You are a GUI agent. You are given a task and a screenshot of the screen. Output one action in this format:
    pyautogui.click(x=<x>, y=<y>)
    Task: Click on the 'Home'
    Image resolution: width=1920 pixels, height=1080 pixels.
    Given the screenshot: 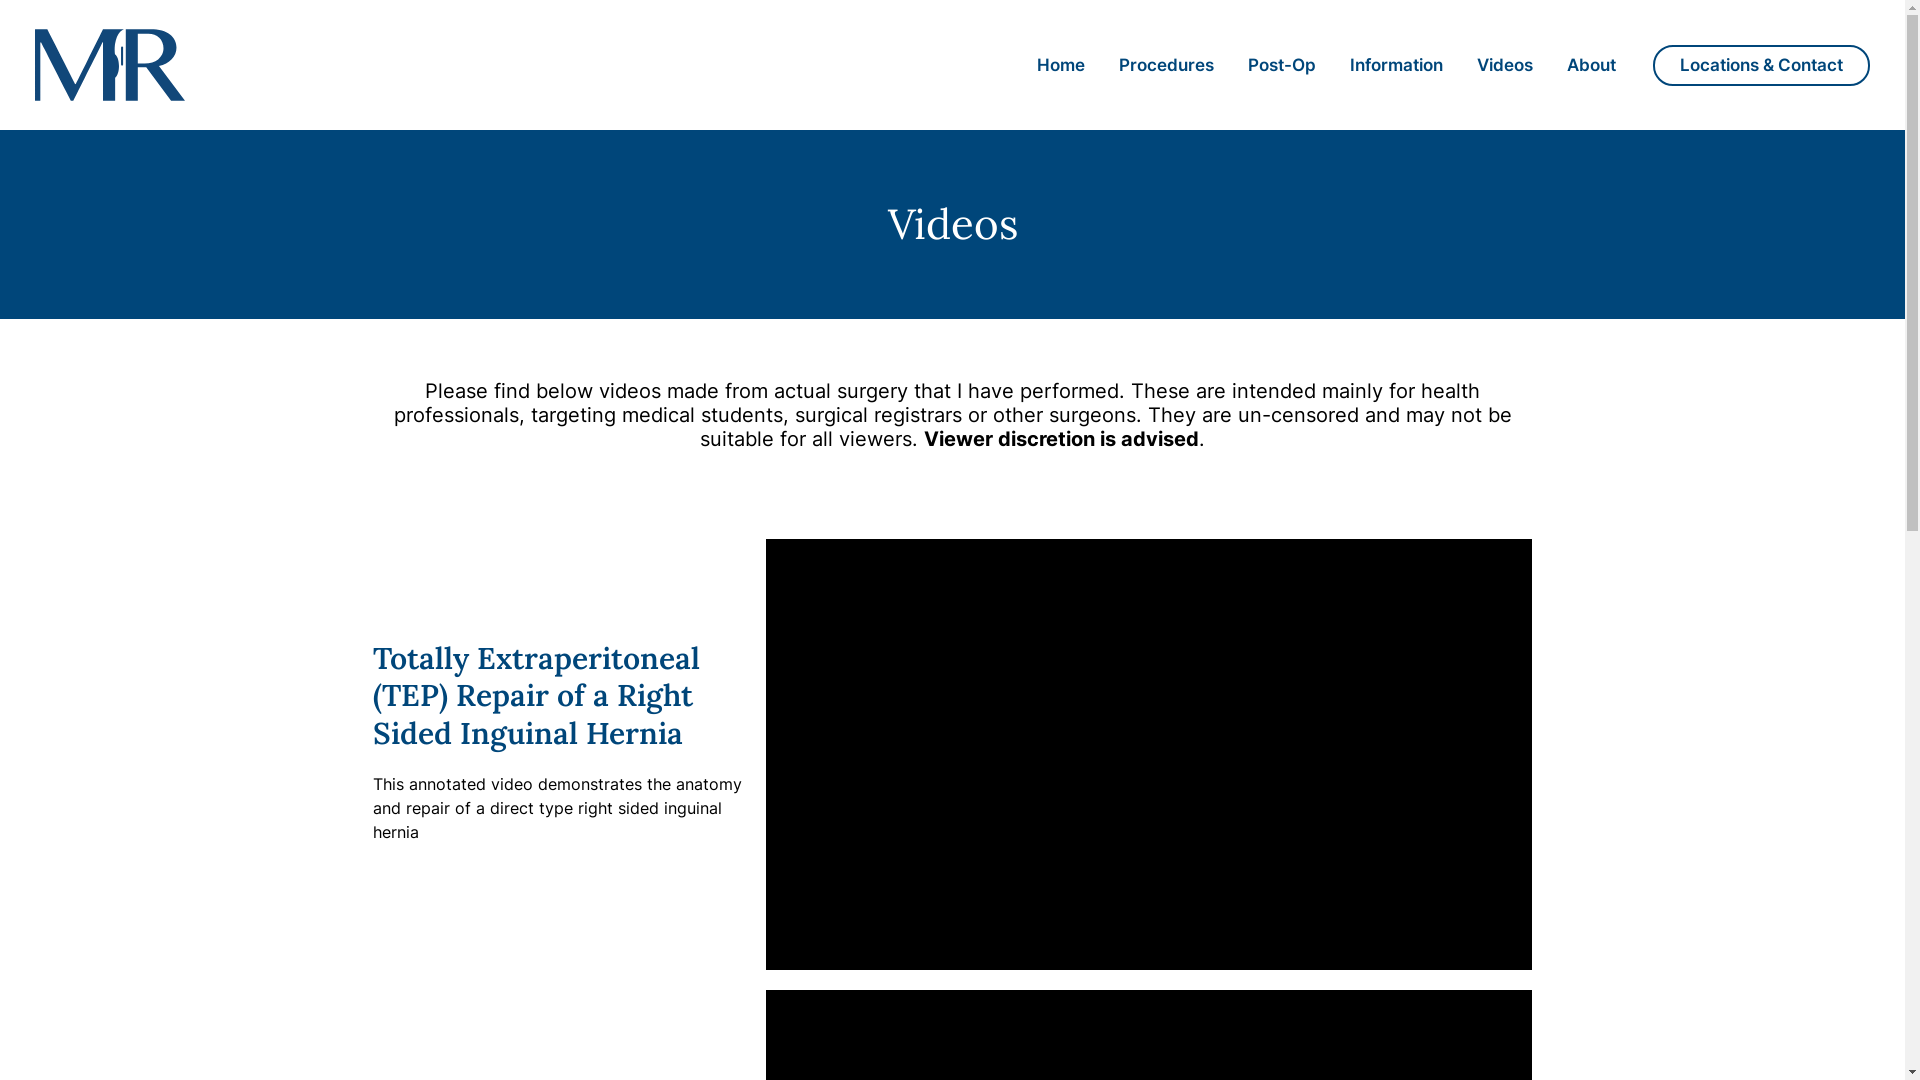 What is the action you would take?
    pyautogui.click(x=1019, y=64)
    